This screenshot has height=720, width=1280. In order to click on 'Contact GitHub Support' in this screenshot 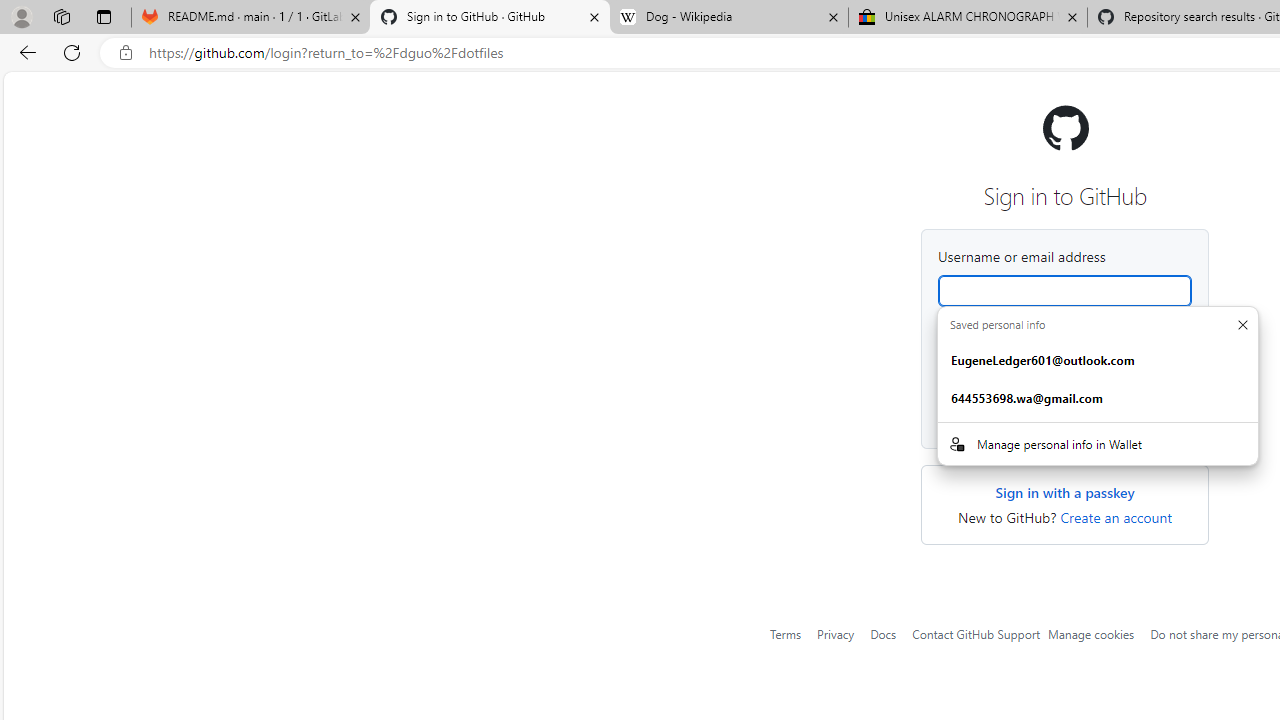, I will do `click(975, 633)`.